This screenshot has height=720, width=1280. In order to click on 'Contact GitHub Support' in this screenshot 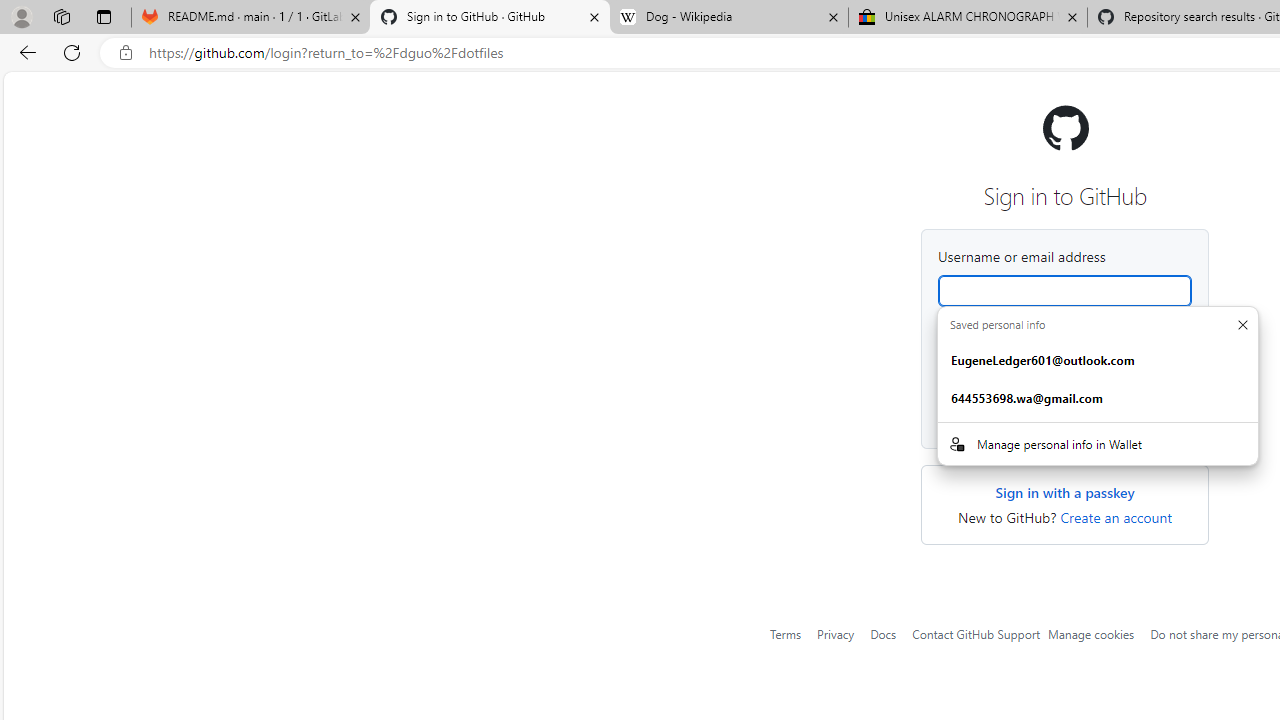, I will do `click(975, 633)`.